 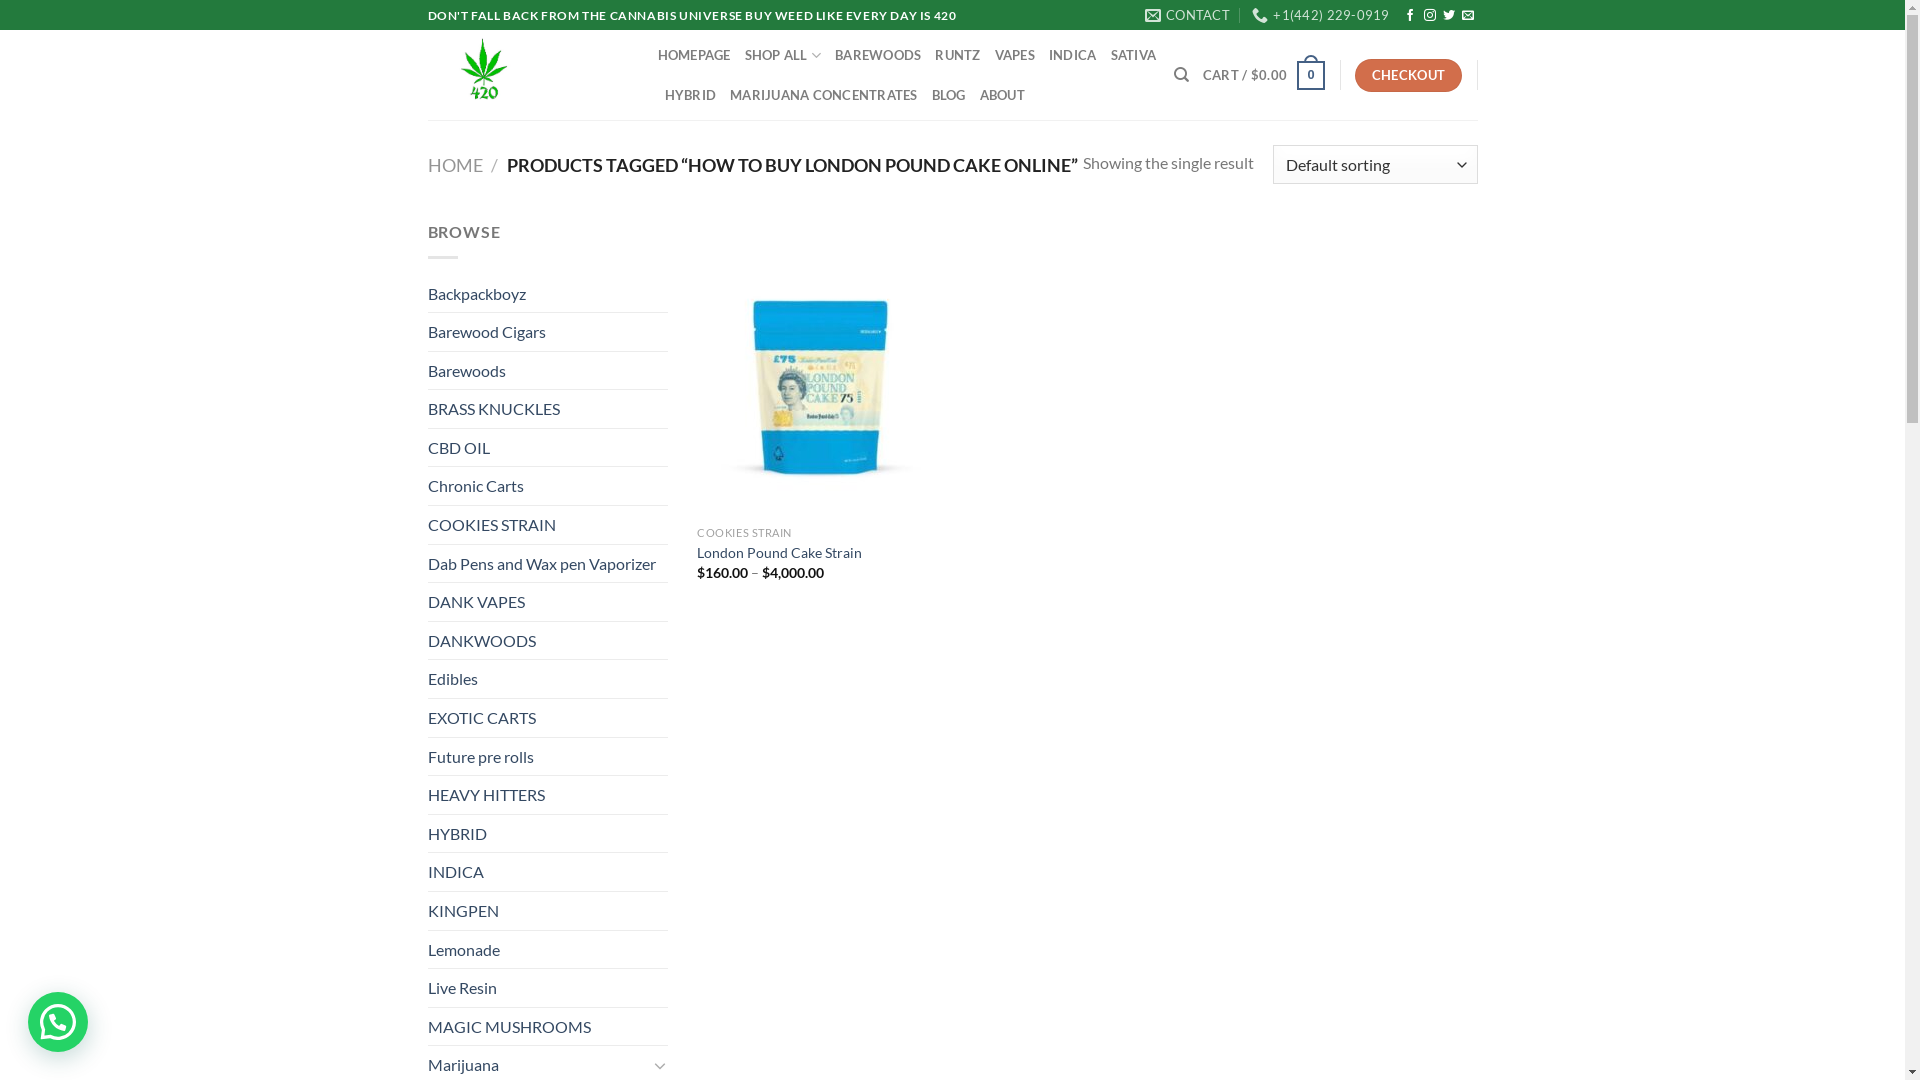 I want to click on '+1(442) 229-0919', so click(x=1320, y=15).